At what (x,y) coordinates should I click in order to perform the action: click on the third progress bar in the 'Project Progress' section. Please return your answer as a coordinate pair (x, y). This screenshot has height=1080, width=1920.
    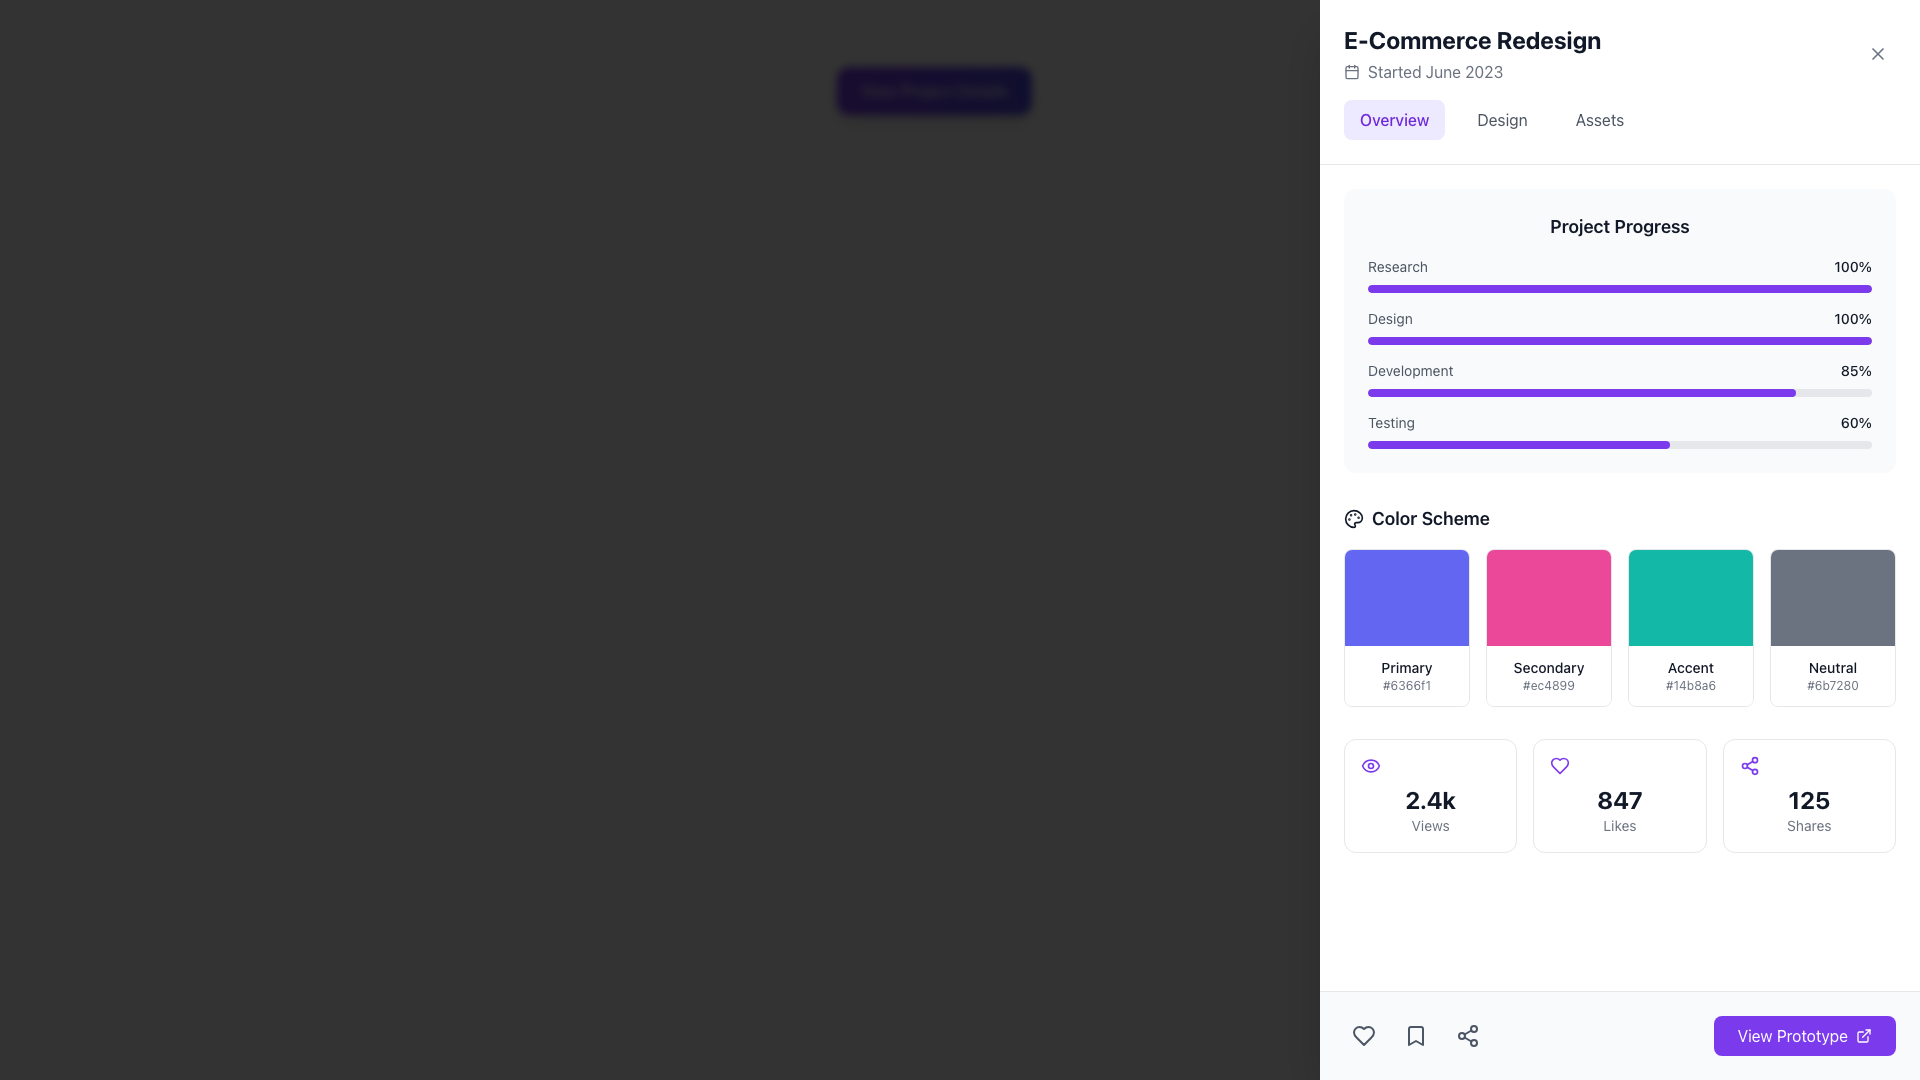
    Looking at the image, I should click on (1620, 352).